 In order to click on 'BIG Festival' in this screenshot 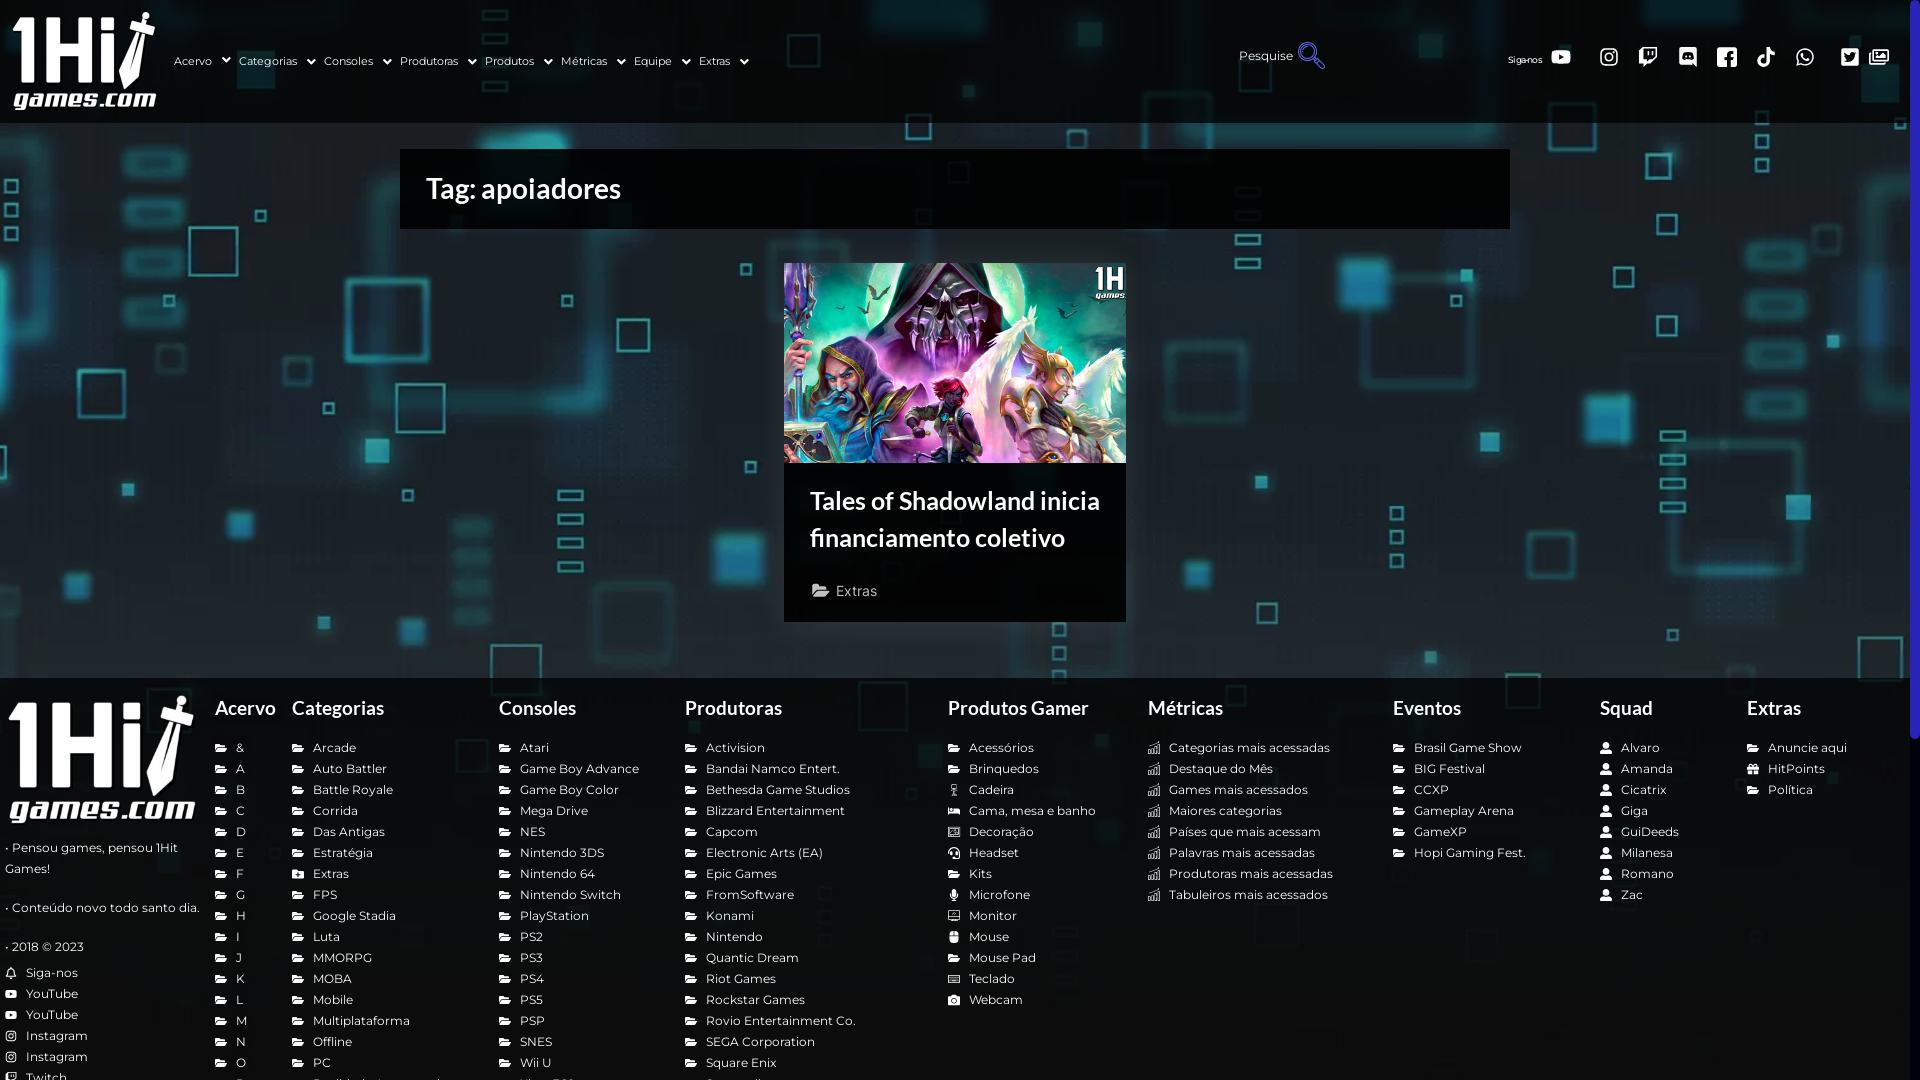, I will do `click(1486, 767)`.